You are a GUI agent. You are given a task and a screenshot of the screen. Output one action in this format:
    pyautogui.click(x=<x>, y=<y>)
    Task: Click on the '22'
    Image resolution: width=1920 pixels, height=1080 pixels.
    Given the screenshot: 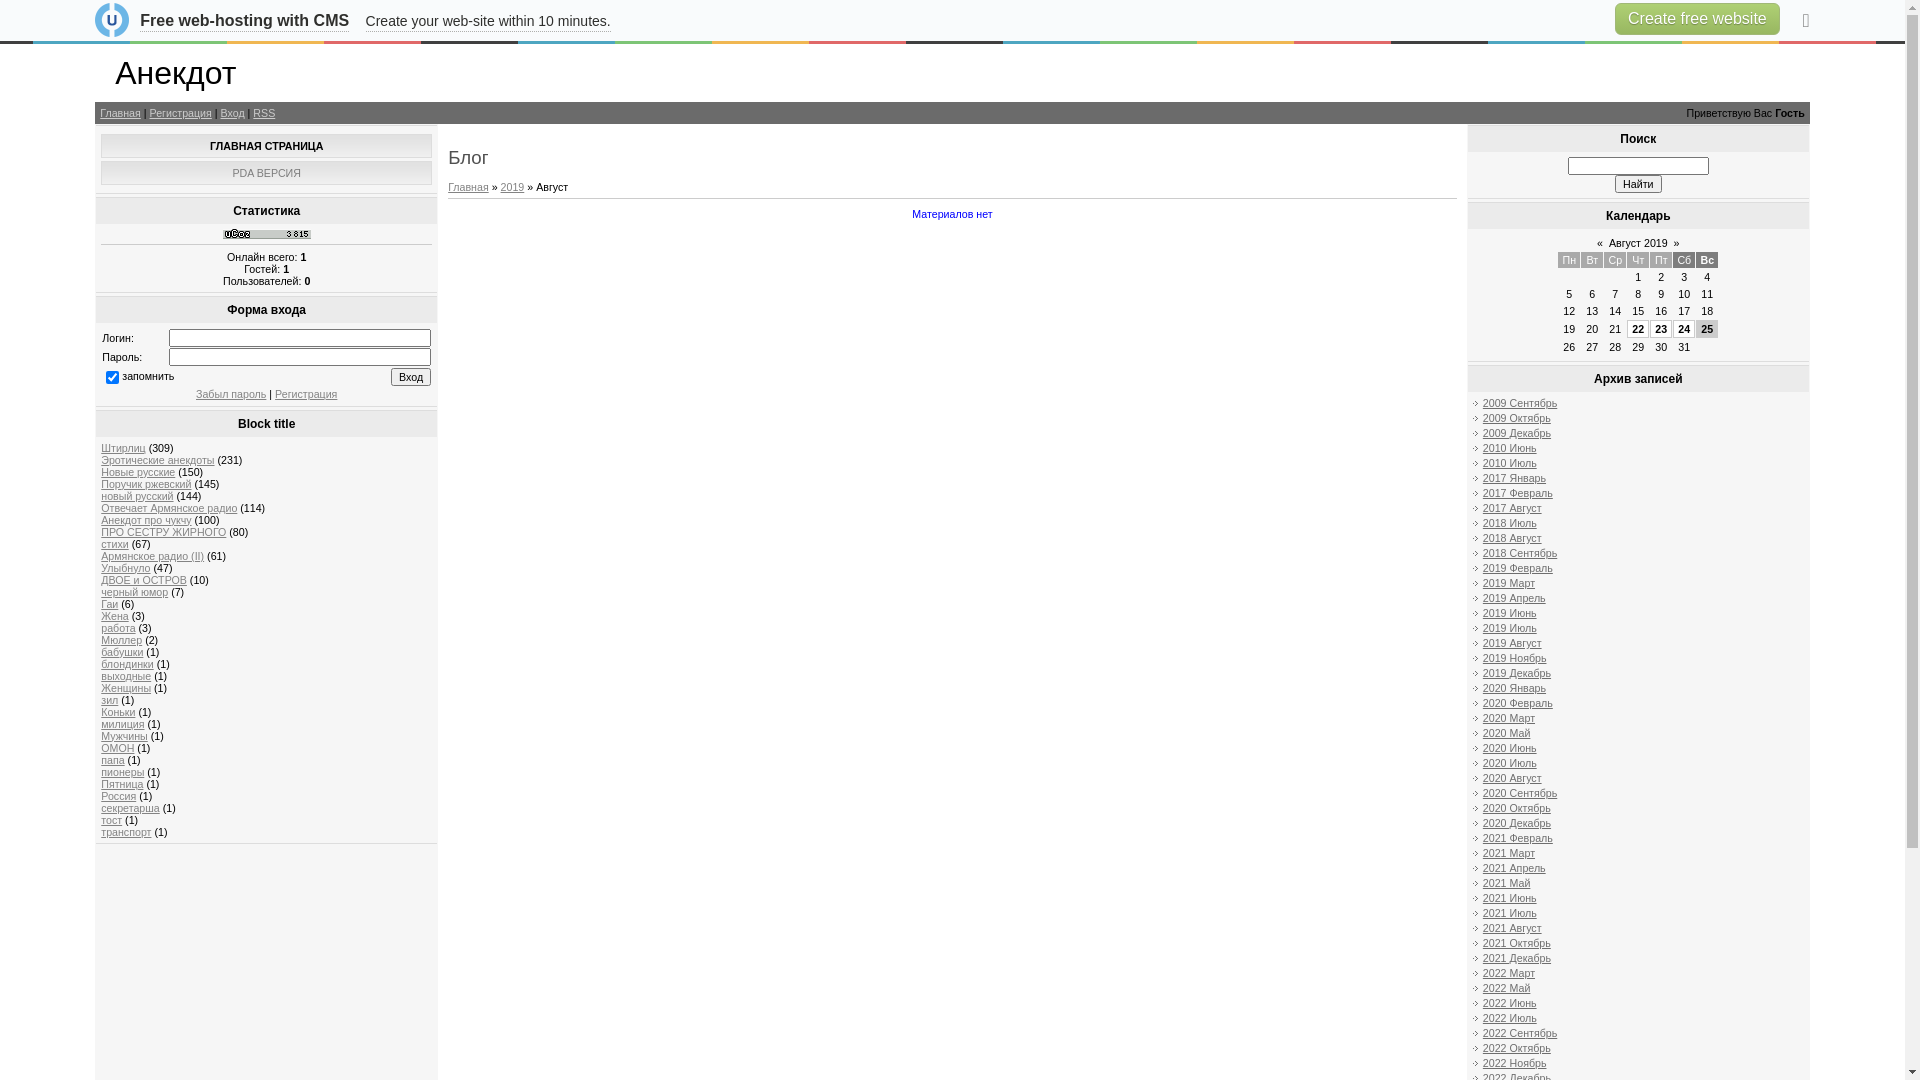 What is the action you would take?
    pyautogui.click(x=1637, y=327)
    